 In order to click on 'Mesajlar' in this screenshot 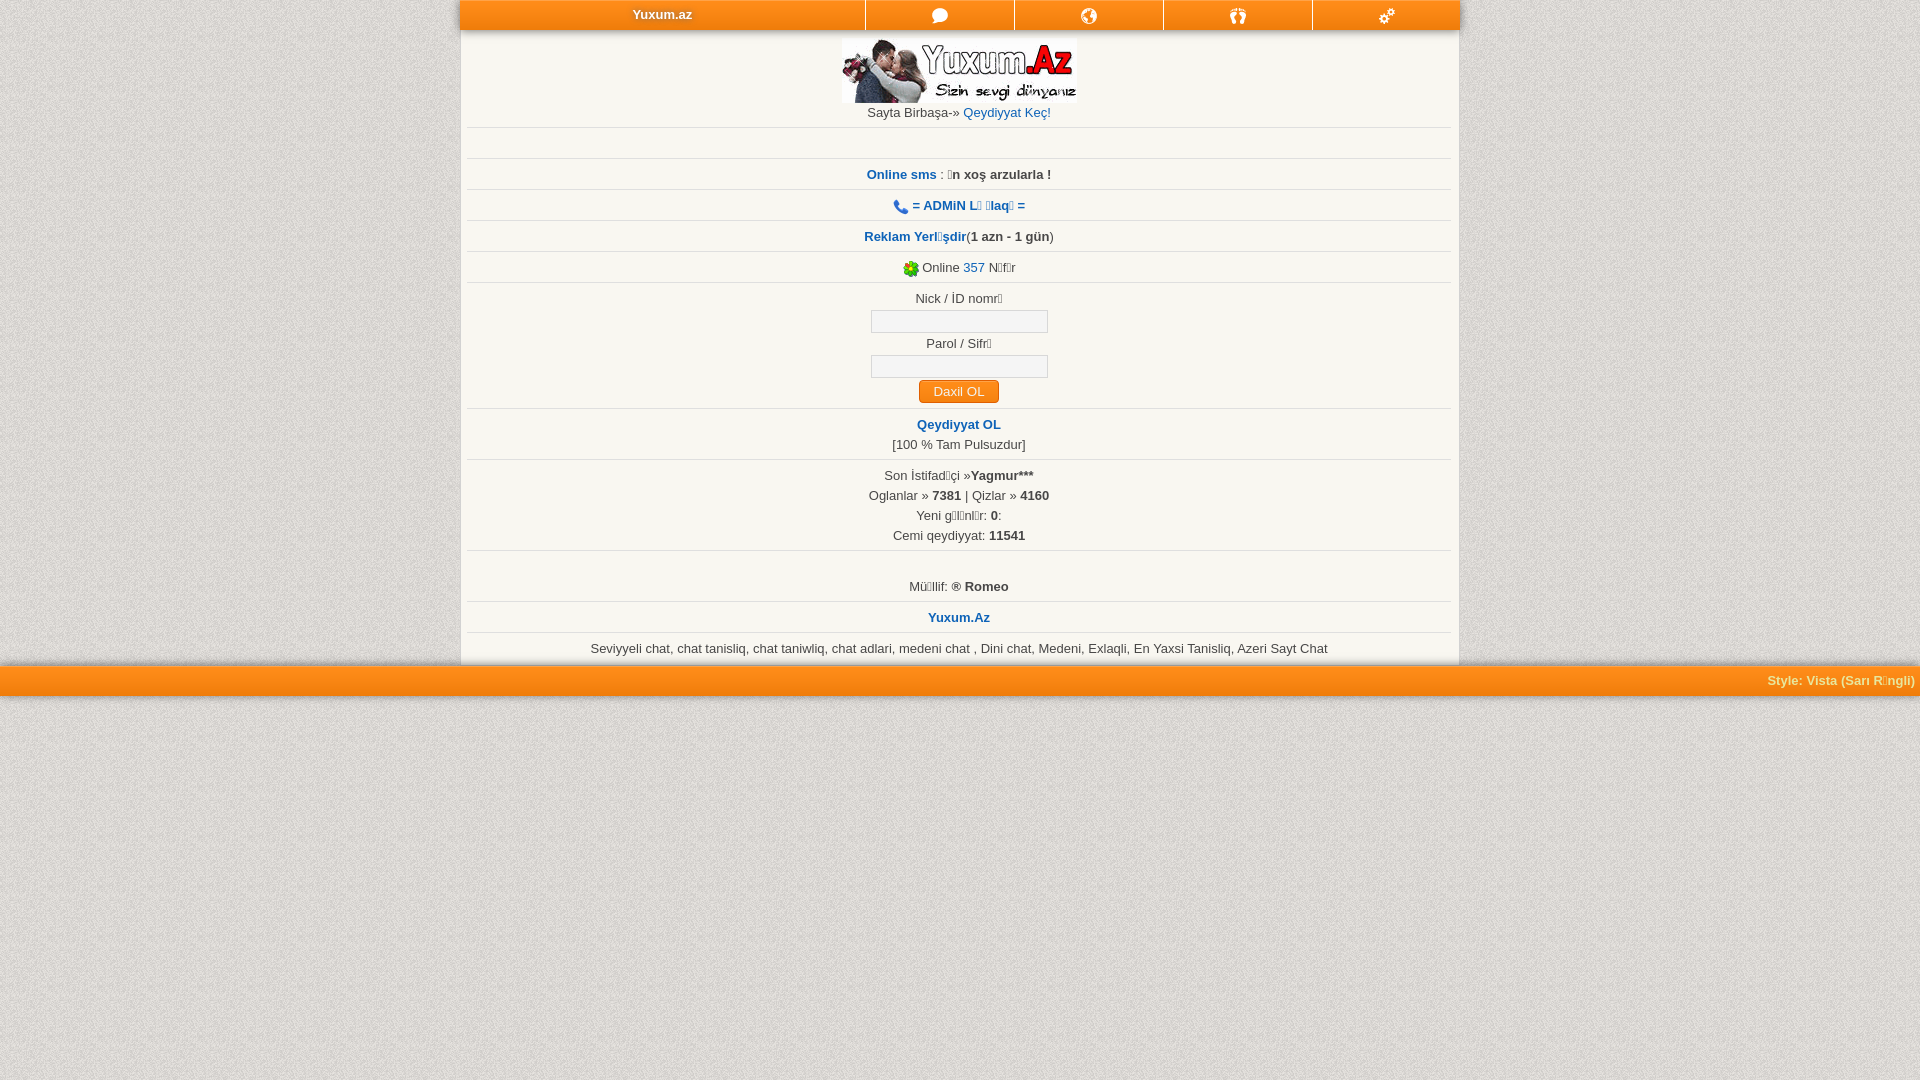, I will do `click(939, 15)`.